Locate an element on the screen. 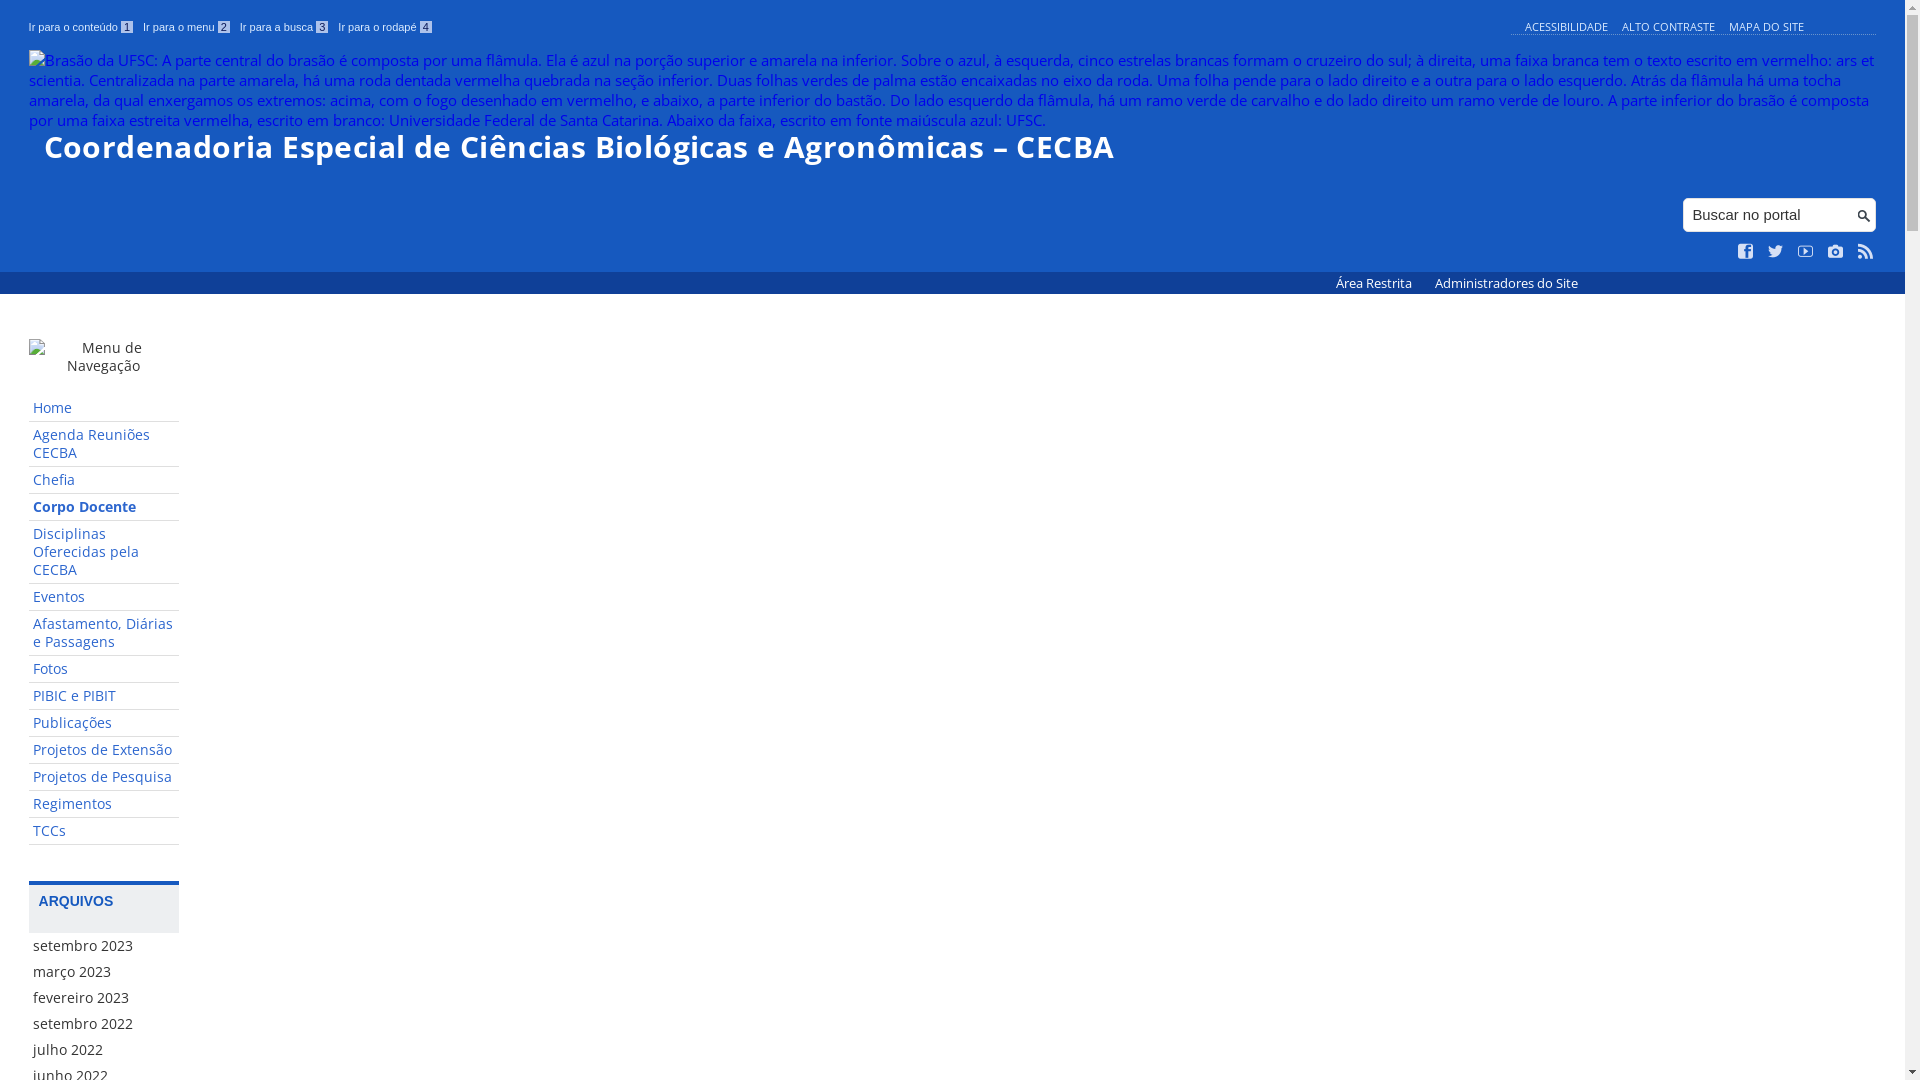  'fevereiro 2023' is located at coordinates (103, 998).